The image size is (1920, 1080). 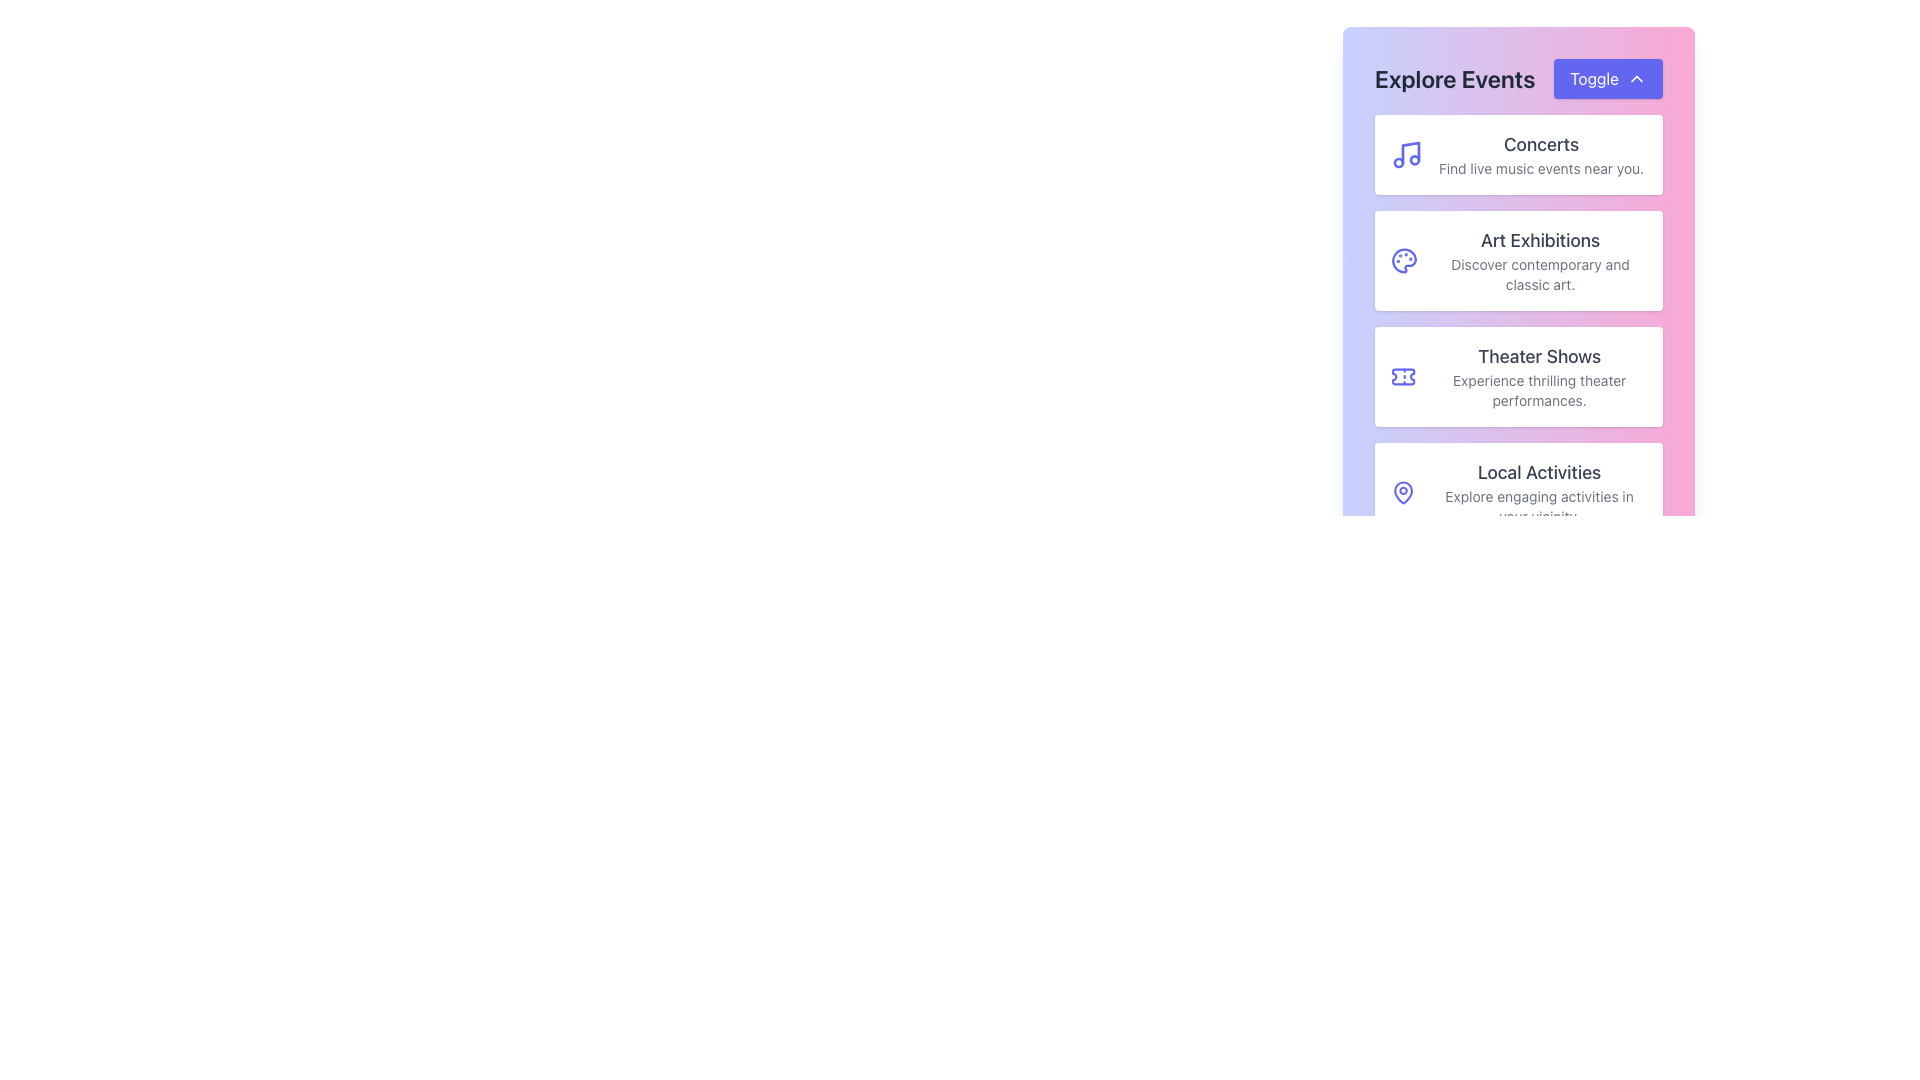 What do you see at coordinates (1402, 377) in the screenshot?
I see `the indigo ticket-like icon located in the third row of the 'Explore Events' panel, which is positioned to the immediate left of the 'Theater Shows' label` at bounding box center [1402, 377].